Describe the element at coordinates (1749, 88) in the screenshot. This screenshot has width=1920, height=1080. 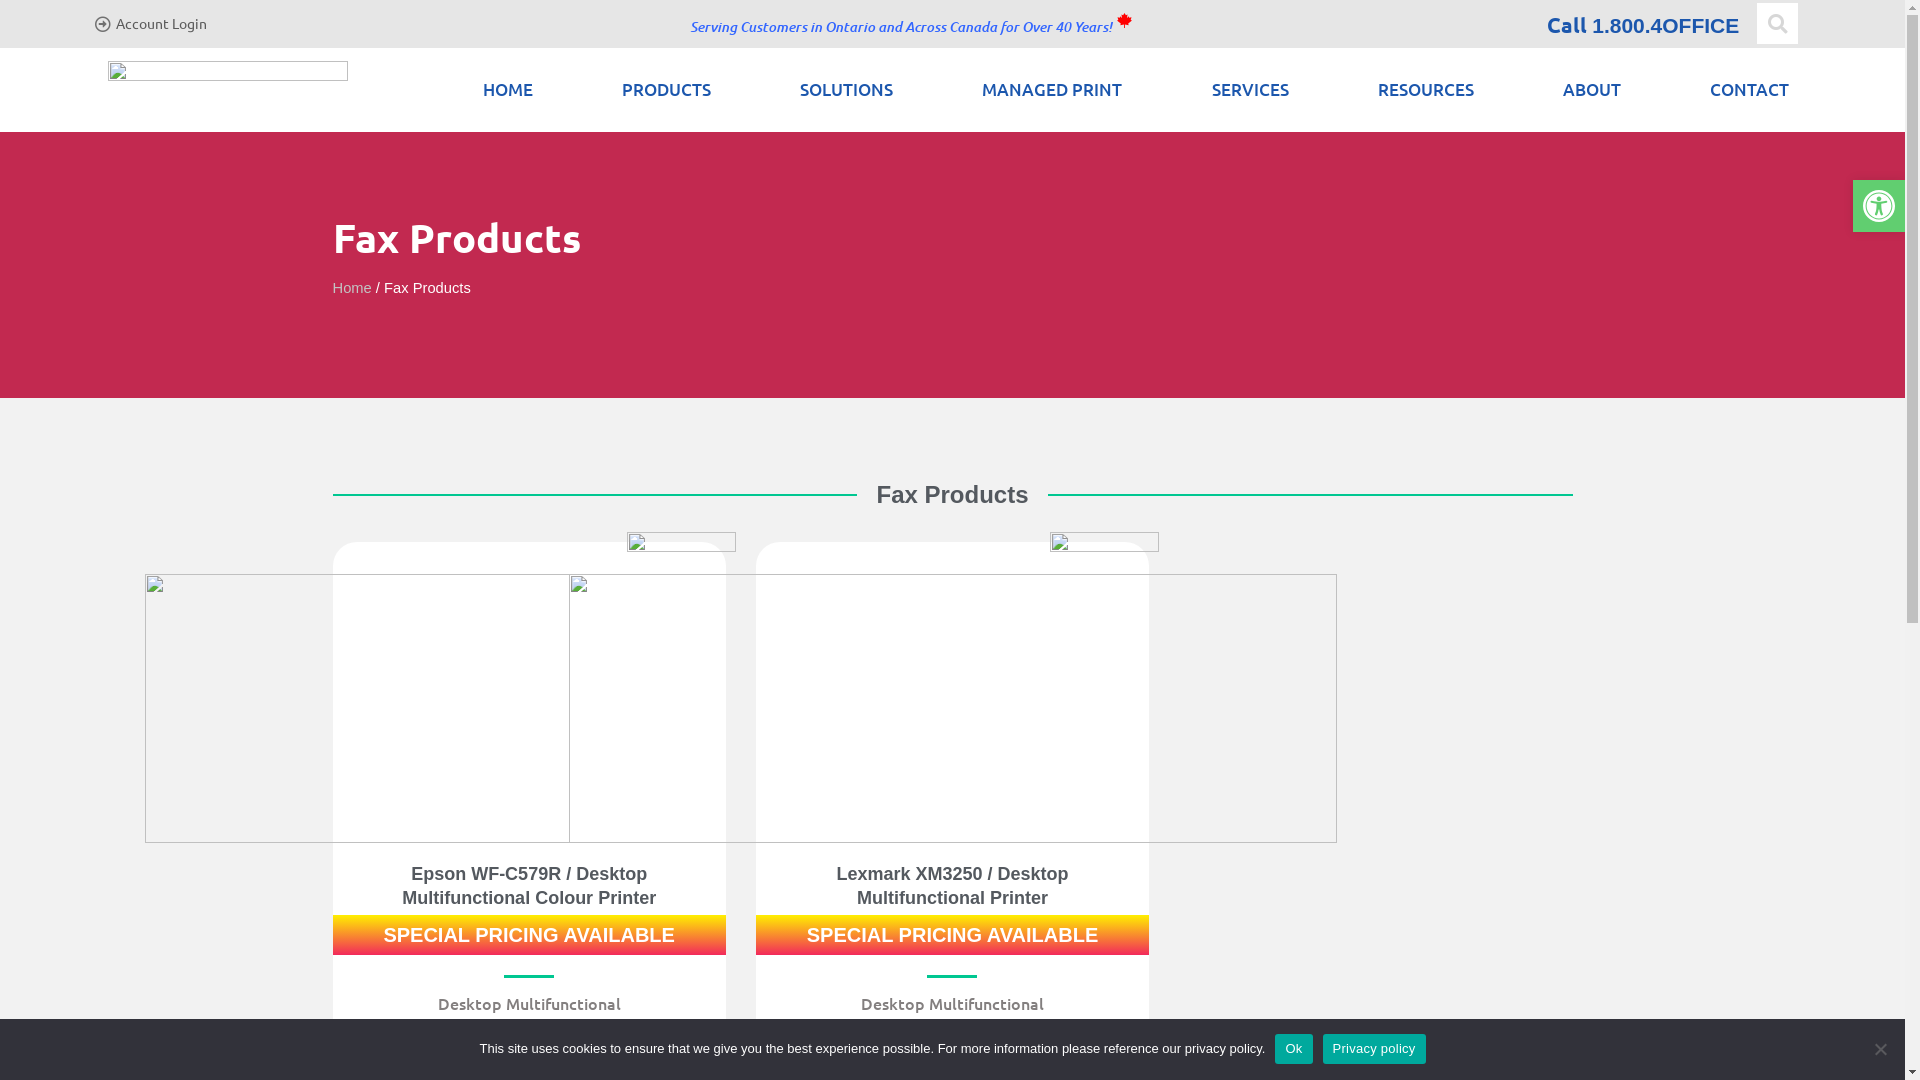
I see `'CONTACT'` at that location.